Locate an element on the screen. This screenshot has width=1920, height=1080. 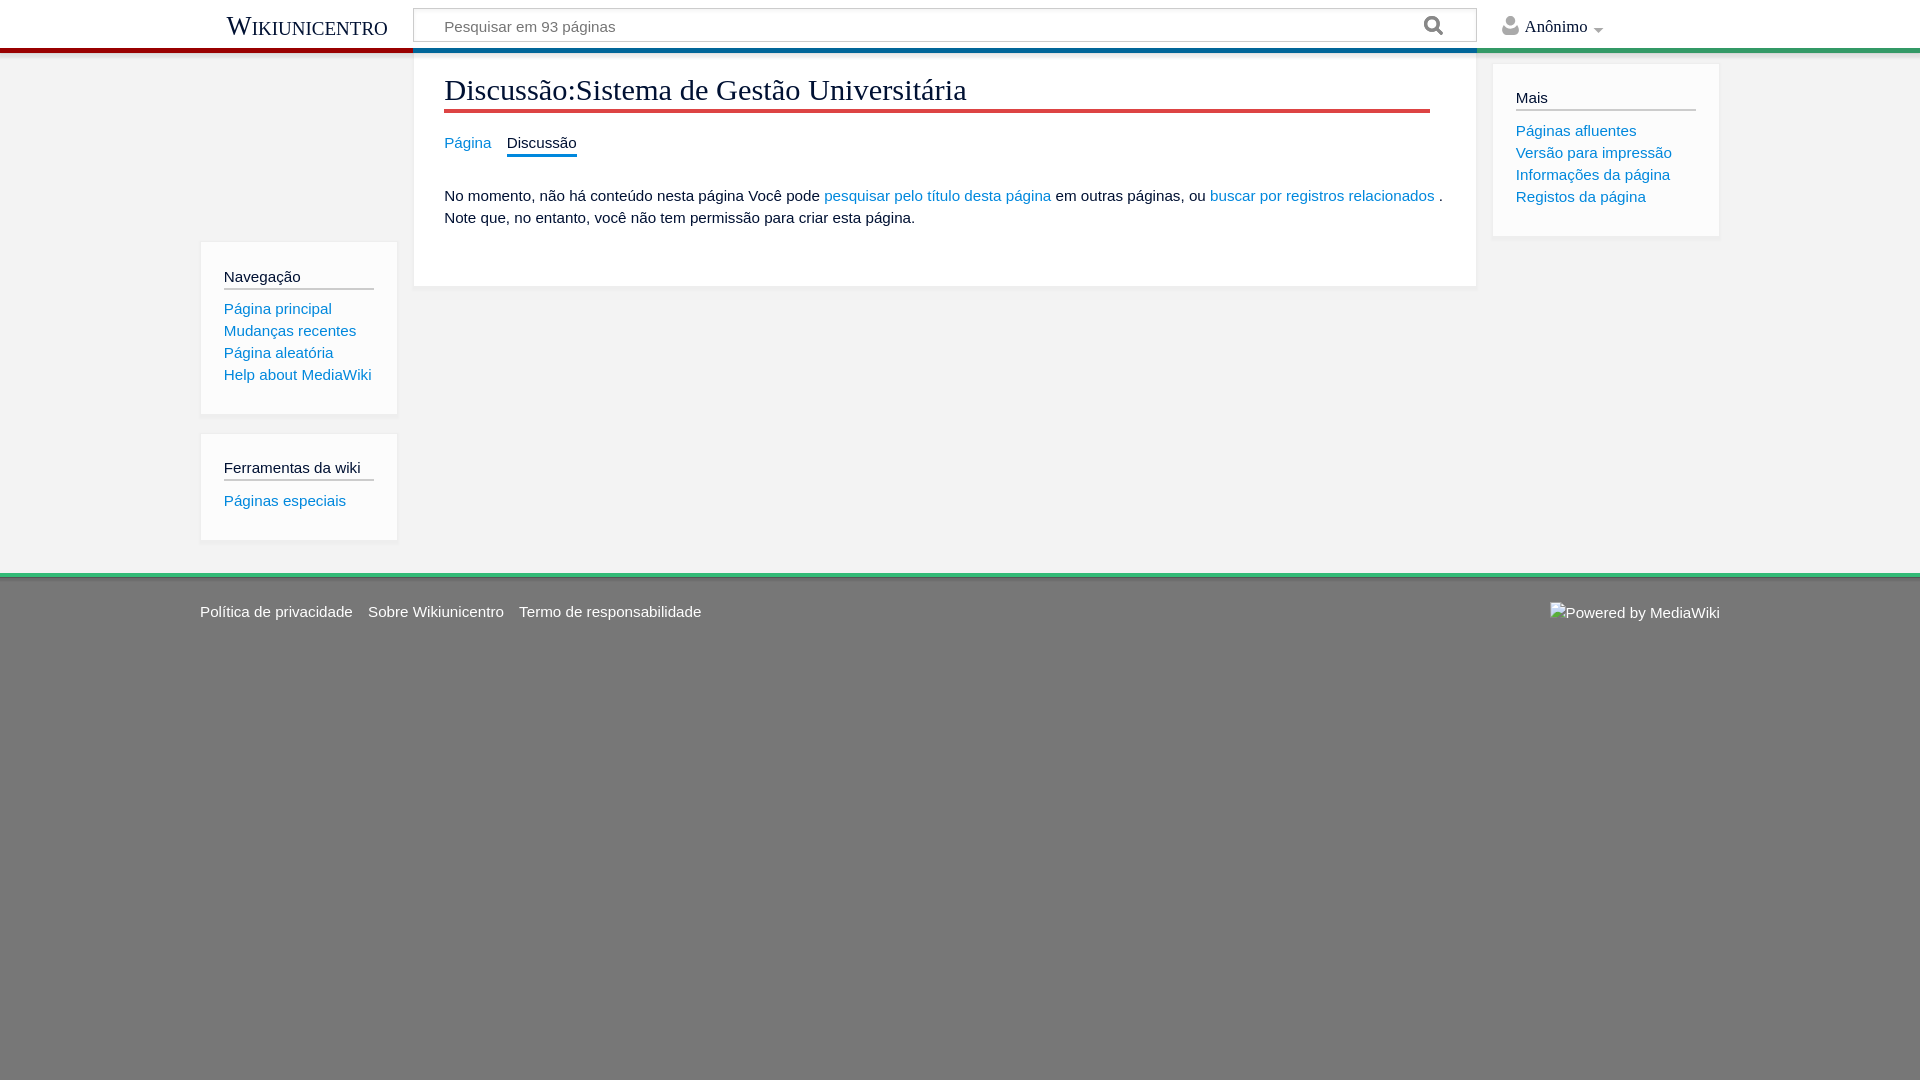
'buscar por registros relacionados' is located at coordinates (1322, 195).